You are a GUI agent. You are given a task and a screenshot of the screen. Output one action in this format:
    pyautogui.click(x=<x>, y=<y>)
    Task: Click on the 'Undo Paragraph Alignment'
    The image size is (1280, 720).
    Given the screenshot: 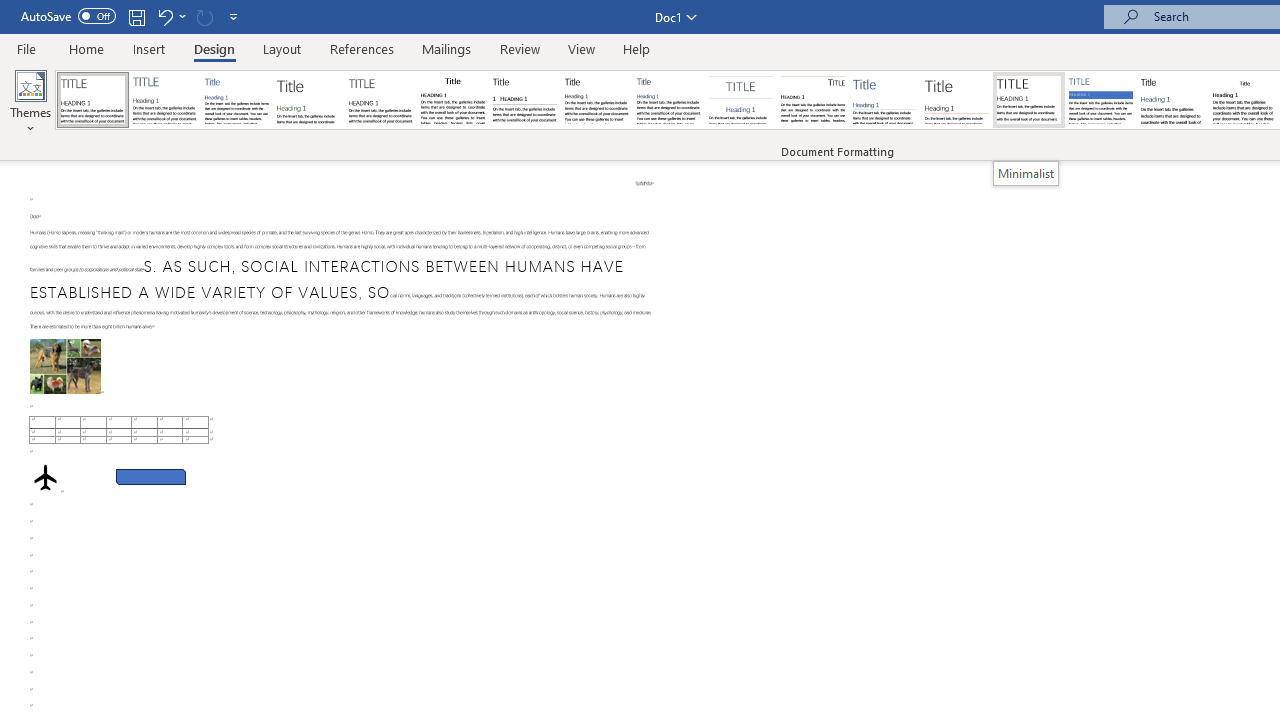 What is the action you would take?
    pyautogui.click(x=164, y=16)
    